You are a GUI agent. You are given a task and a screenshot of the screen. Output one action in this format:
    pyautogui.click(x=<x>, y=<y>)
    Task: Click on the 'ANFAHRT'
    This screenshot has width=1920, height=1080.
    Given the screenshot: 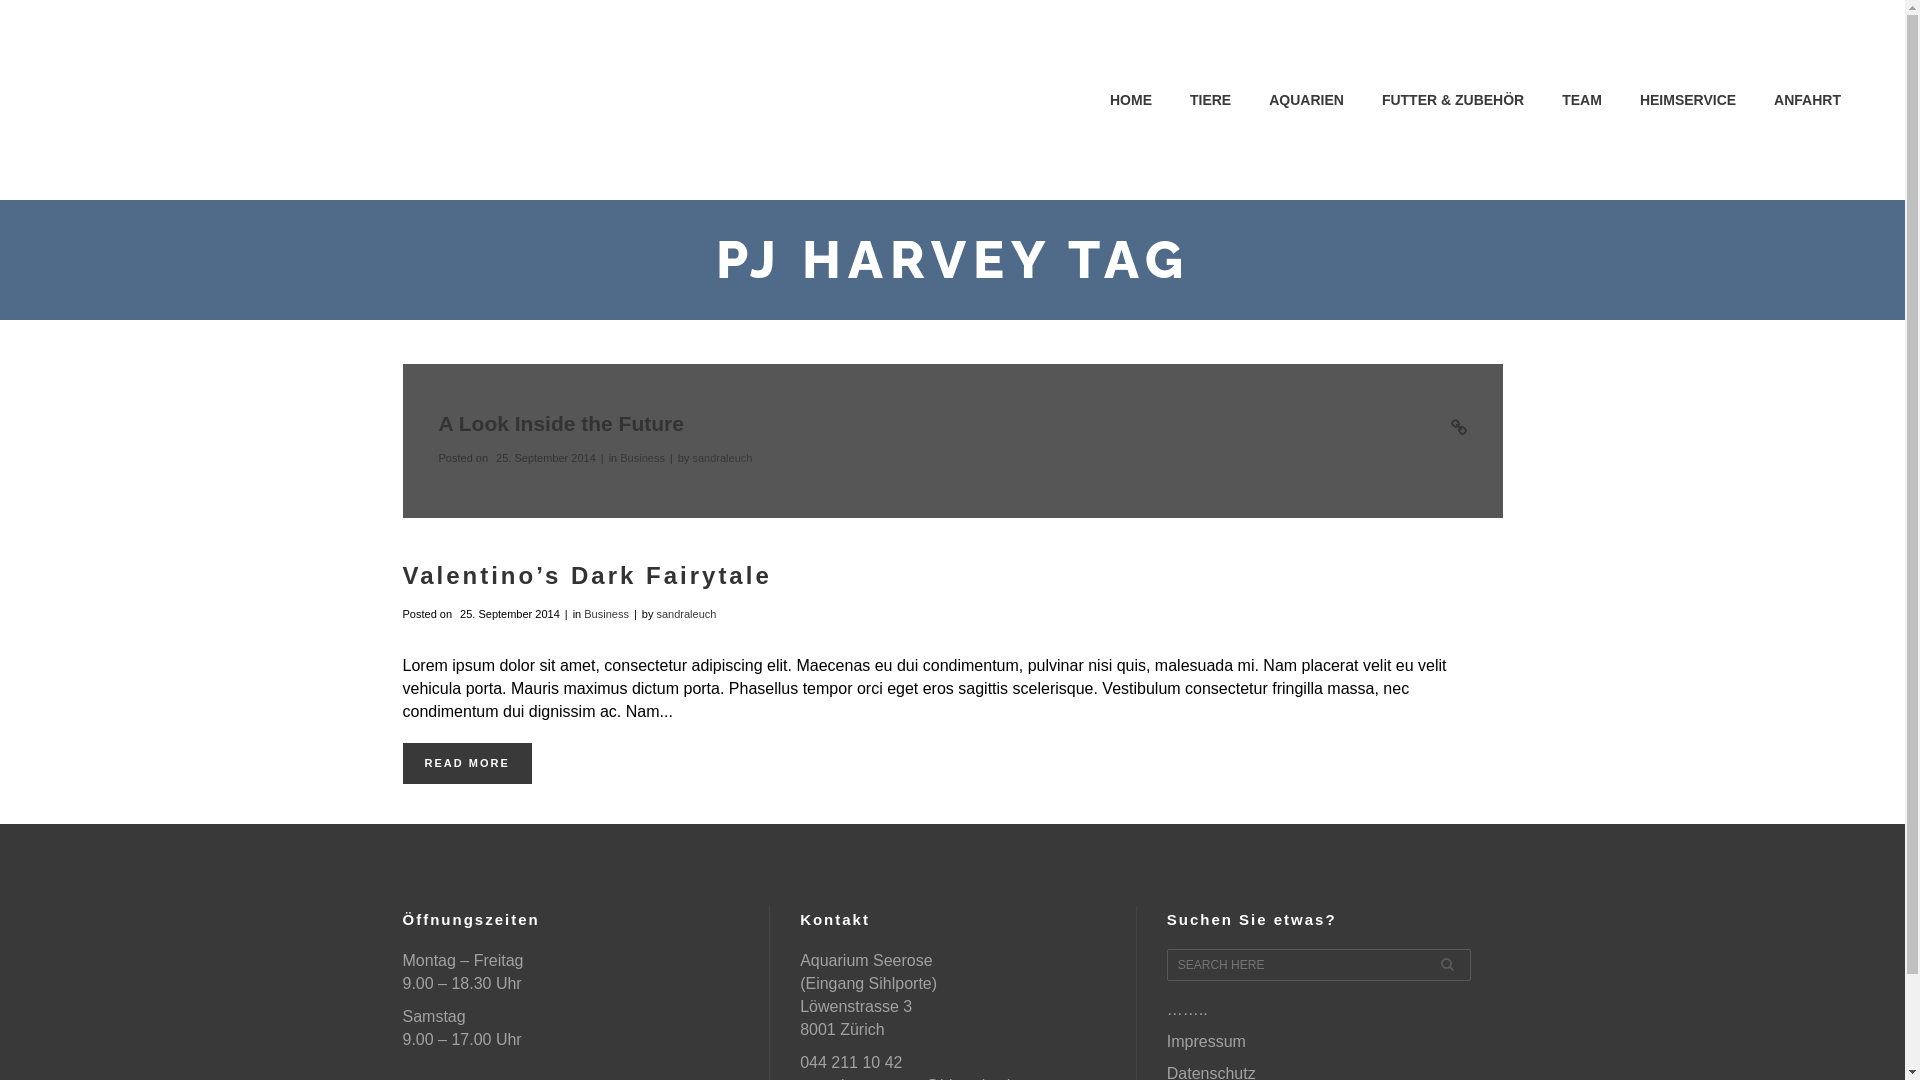 What is the action you would take?
    pyautogui.click(x=1807, y=100)
    